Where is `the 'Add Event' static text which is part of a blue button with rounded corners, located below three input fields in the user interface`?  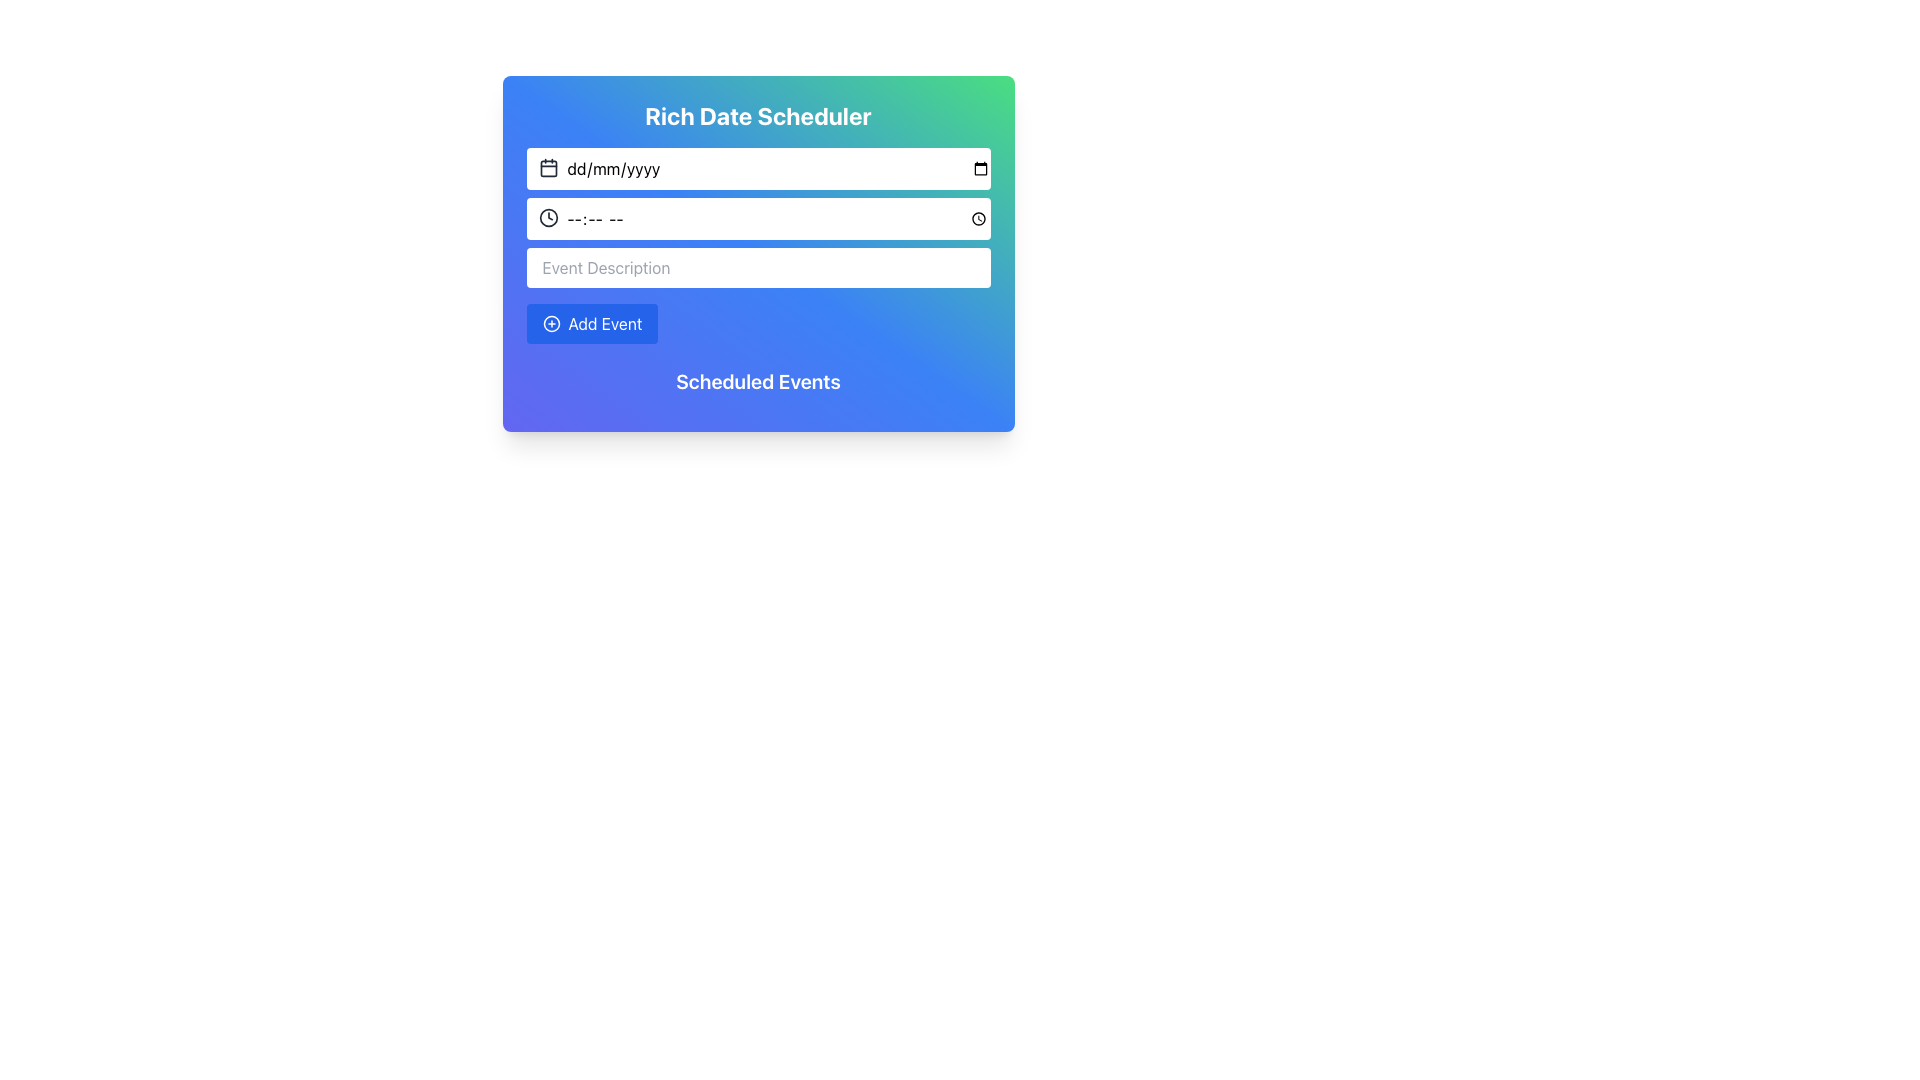 the 'Add Event' static text which is part of a blue button with rounded corners, located below three input fields in the user interface is located at coordinates (604, 323).